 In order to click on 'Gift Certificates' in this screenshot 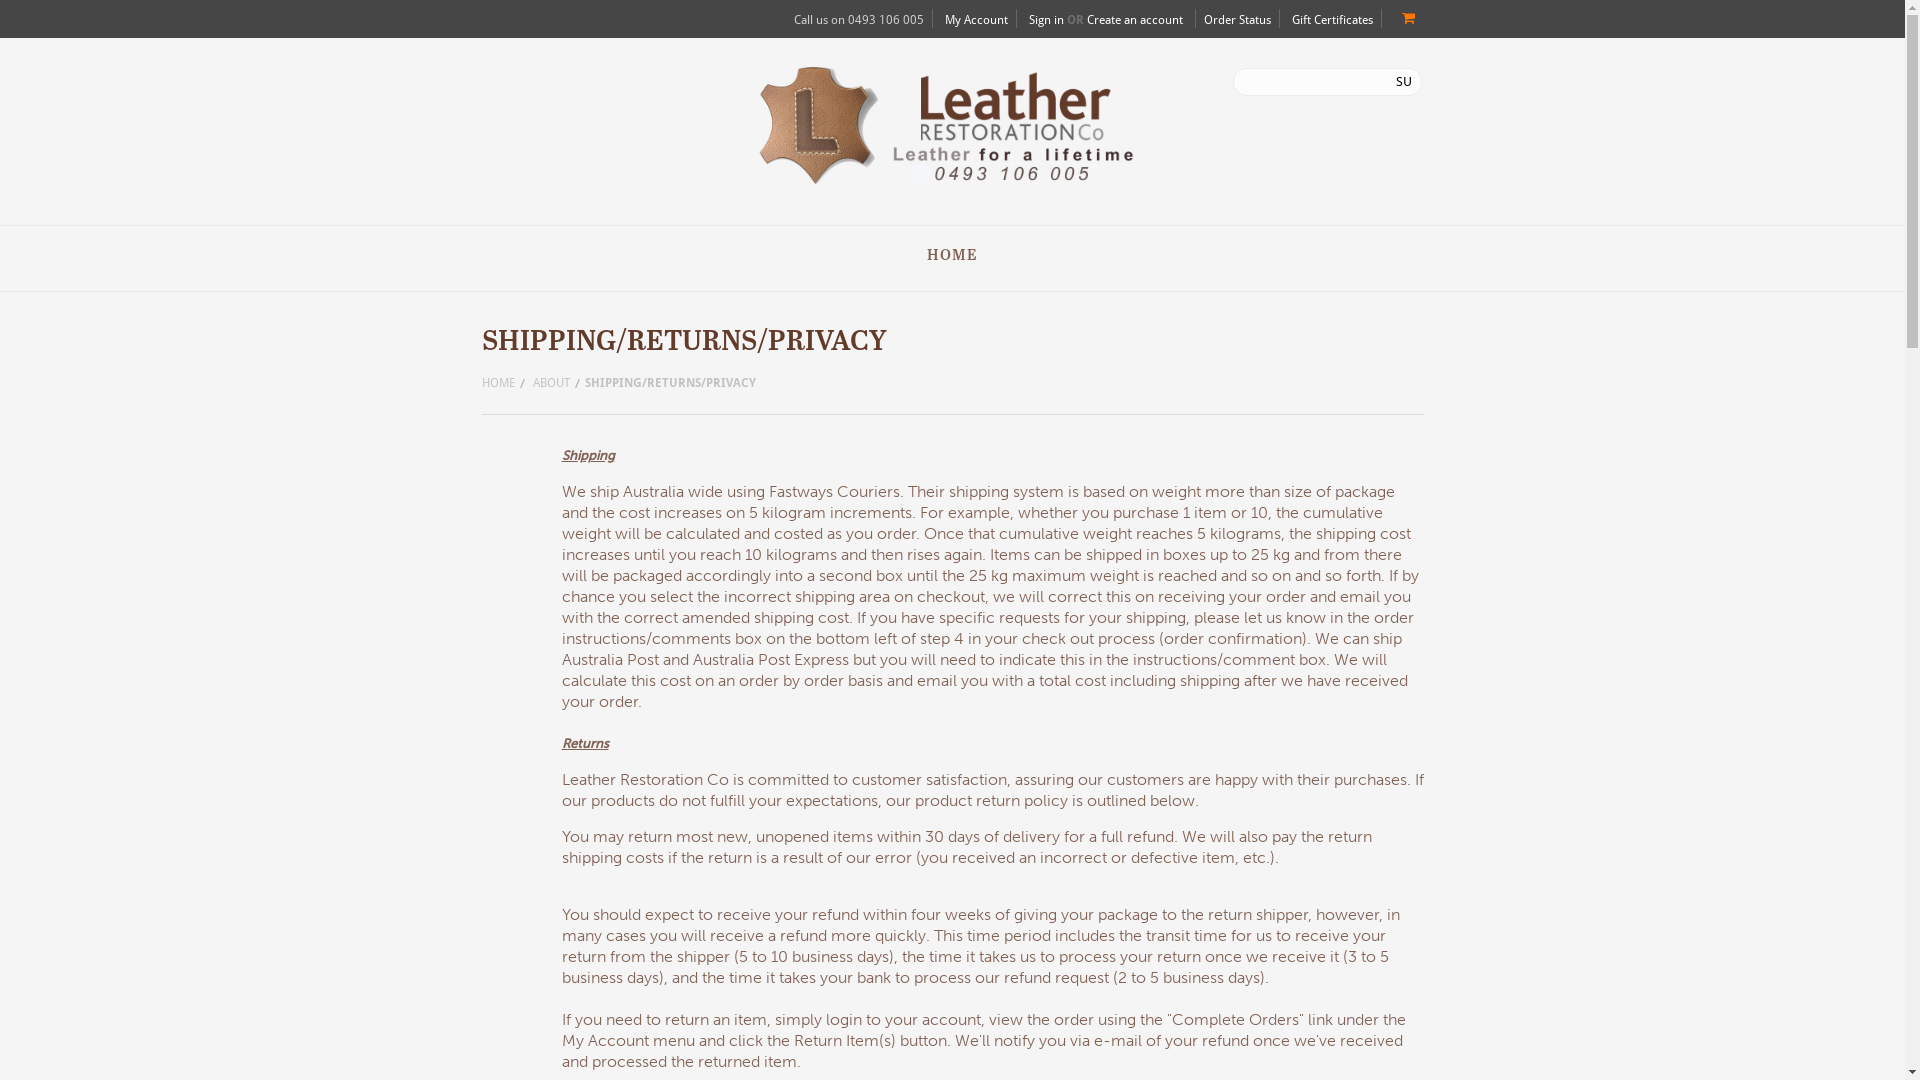, I will do `click(1332, 19)`.